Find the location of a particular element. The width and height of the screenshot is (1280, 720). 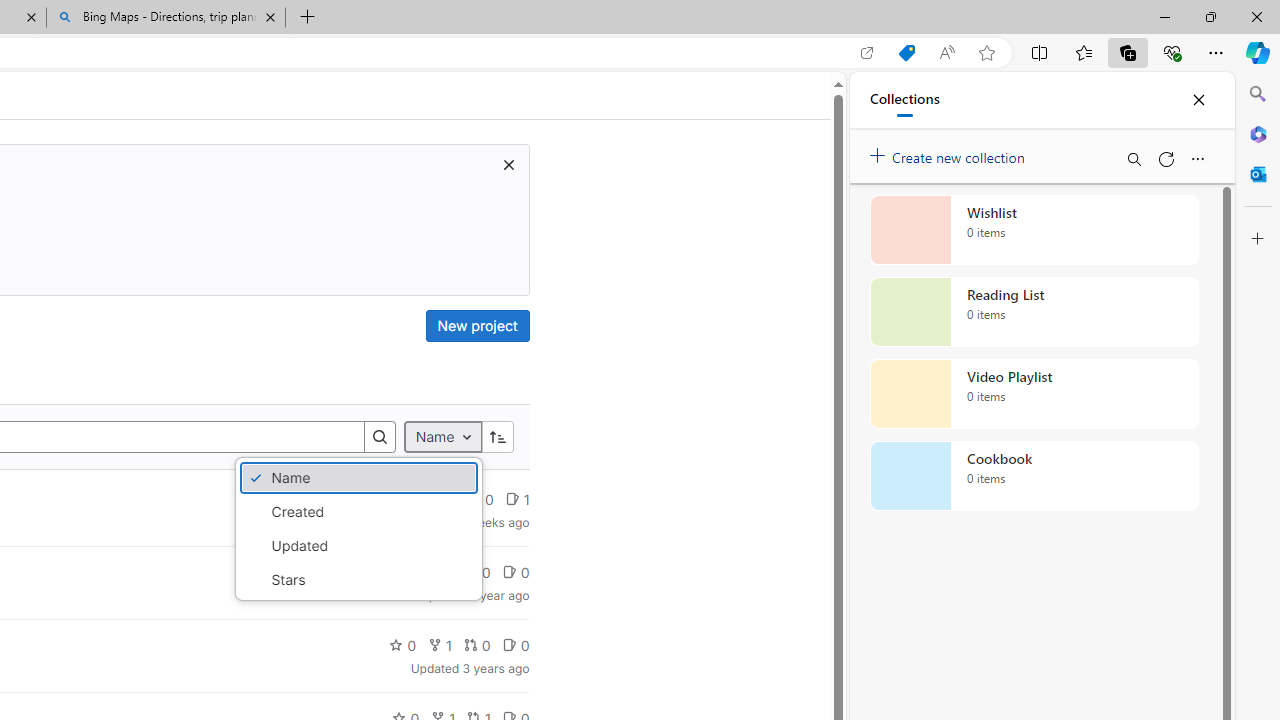

'More options menu' is located at coordinates (1197, 158).